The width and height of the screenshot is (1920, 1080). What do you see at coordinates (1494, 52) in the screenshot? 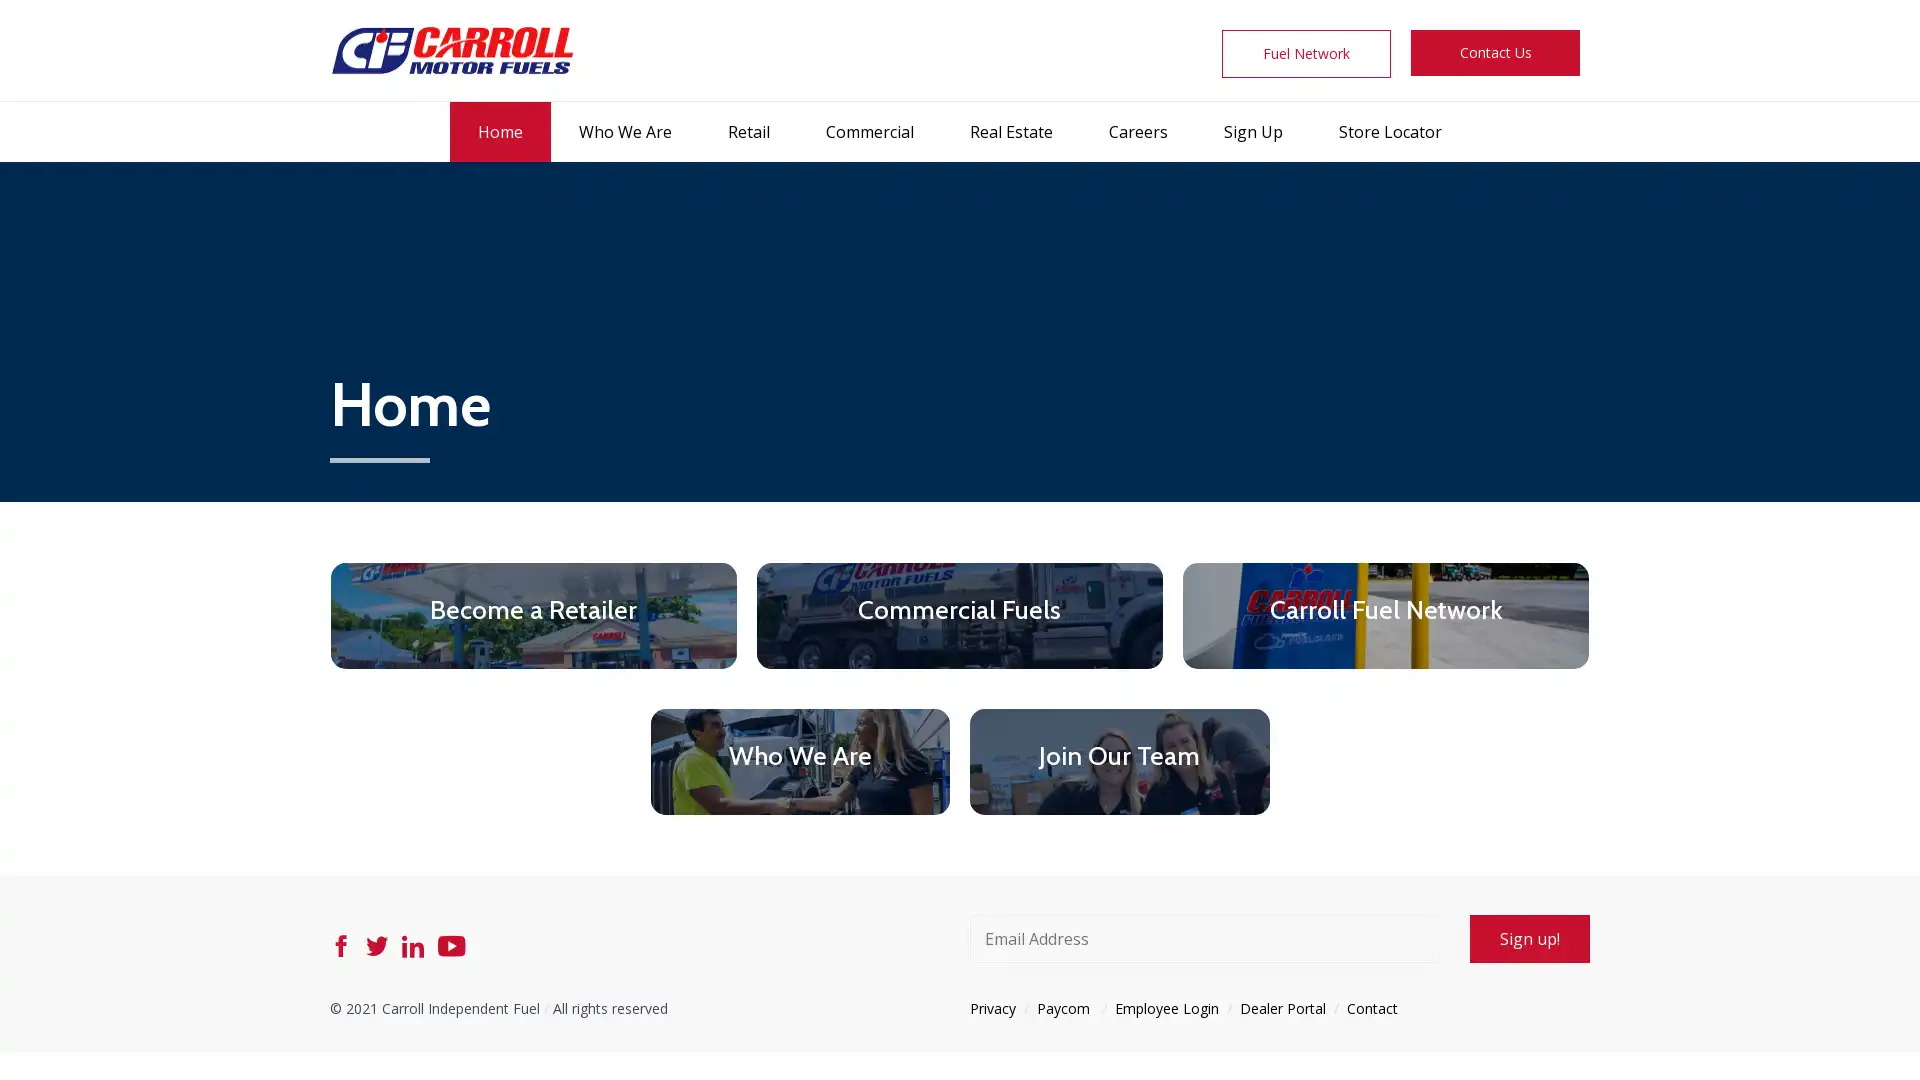
I see `Contact Us` at bounding box center [1494, 52].